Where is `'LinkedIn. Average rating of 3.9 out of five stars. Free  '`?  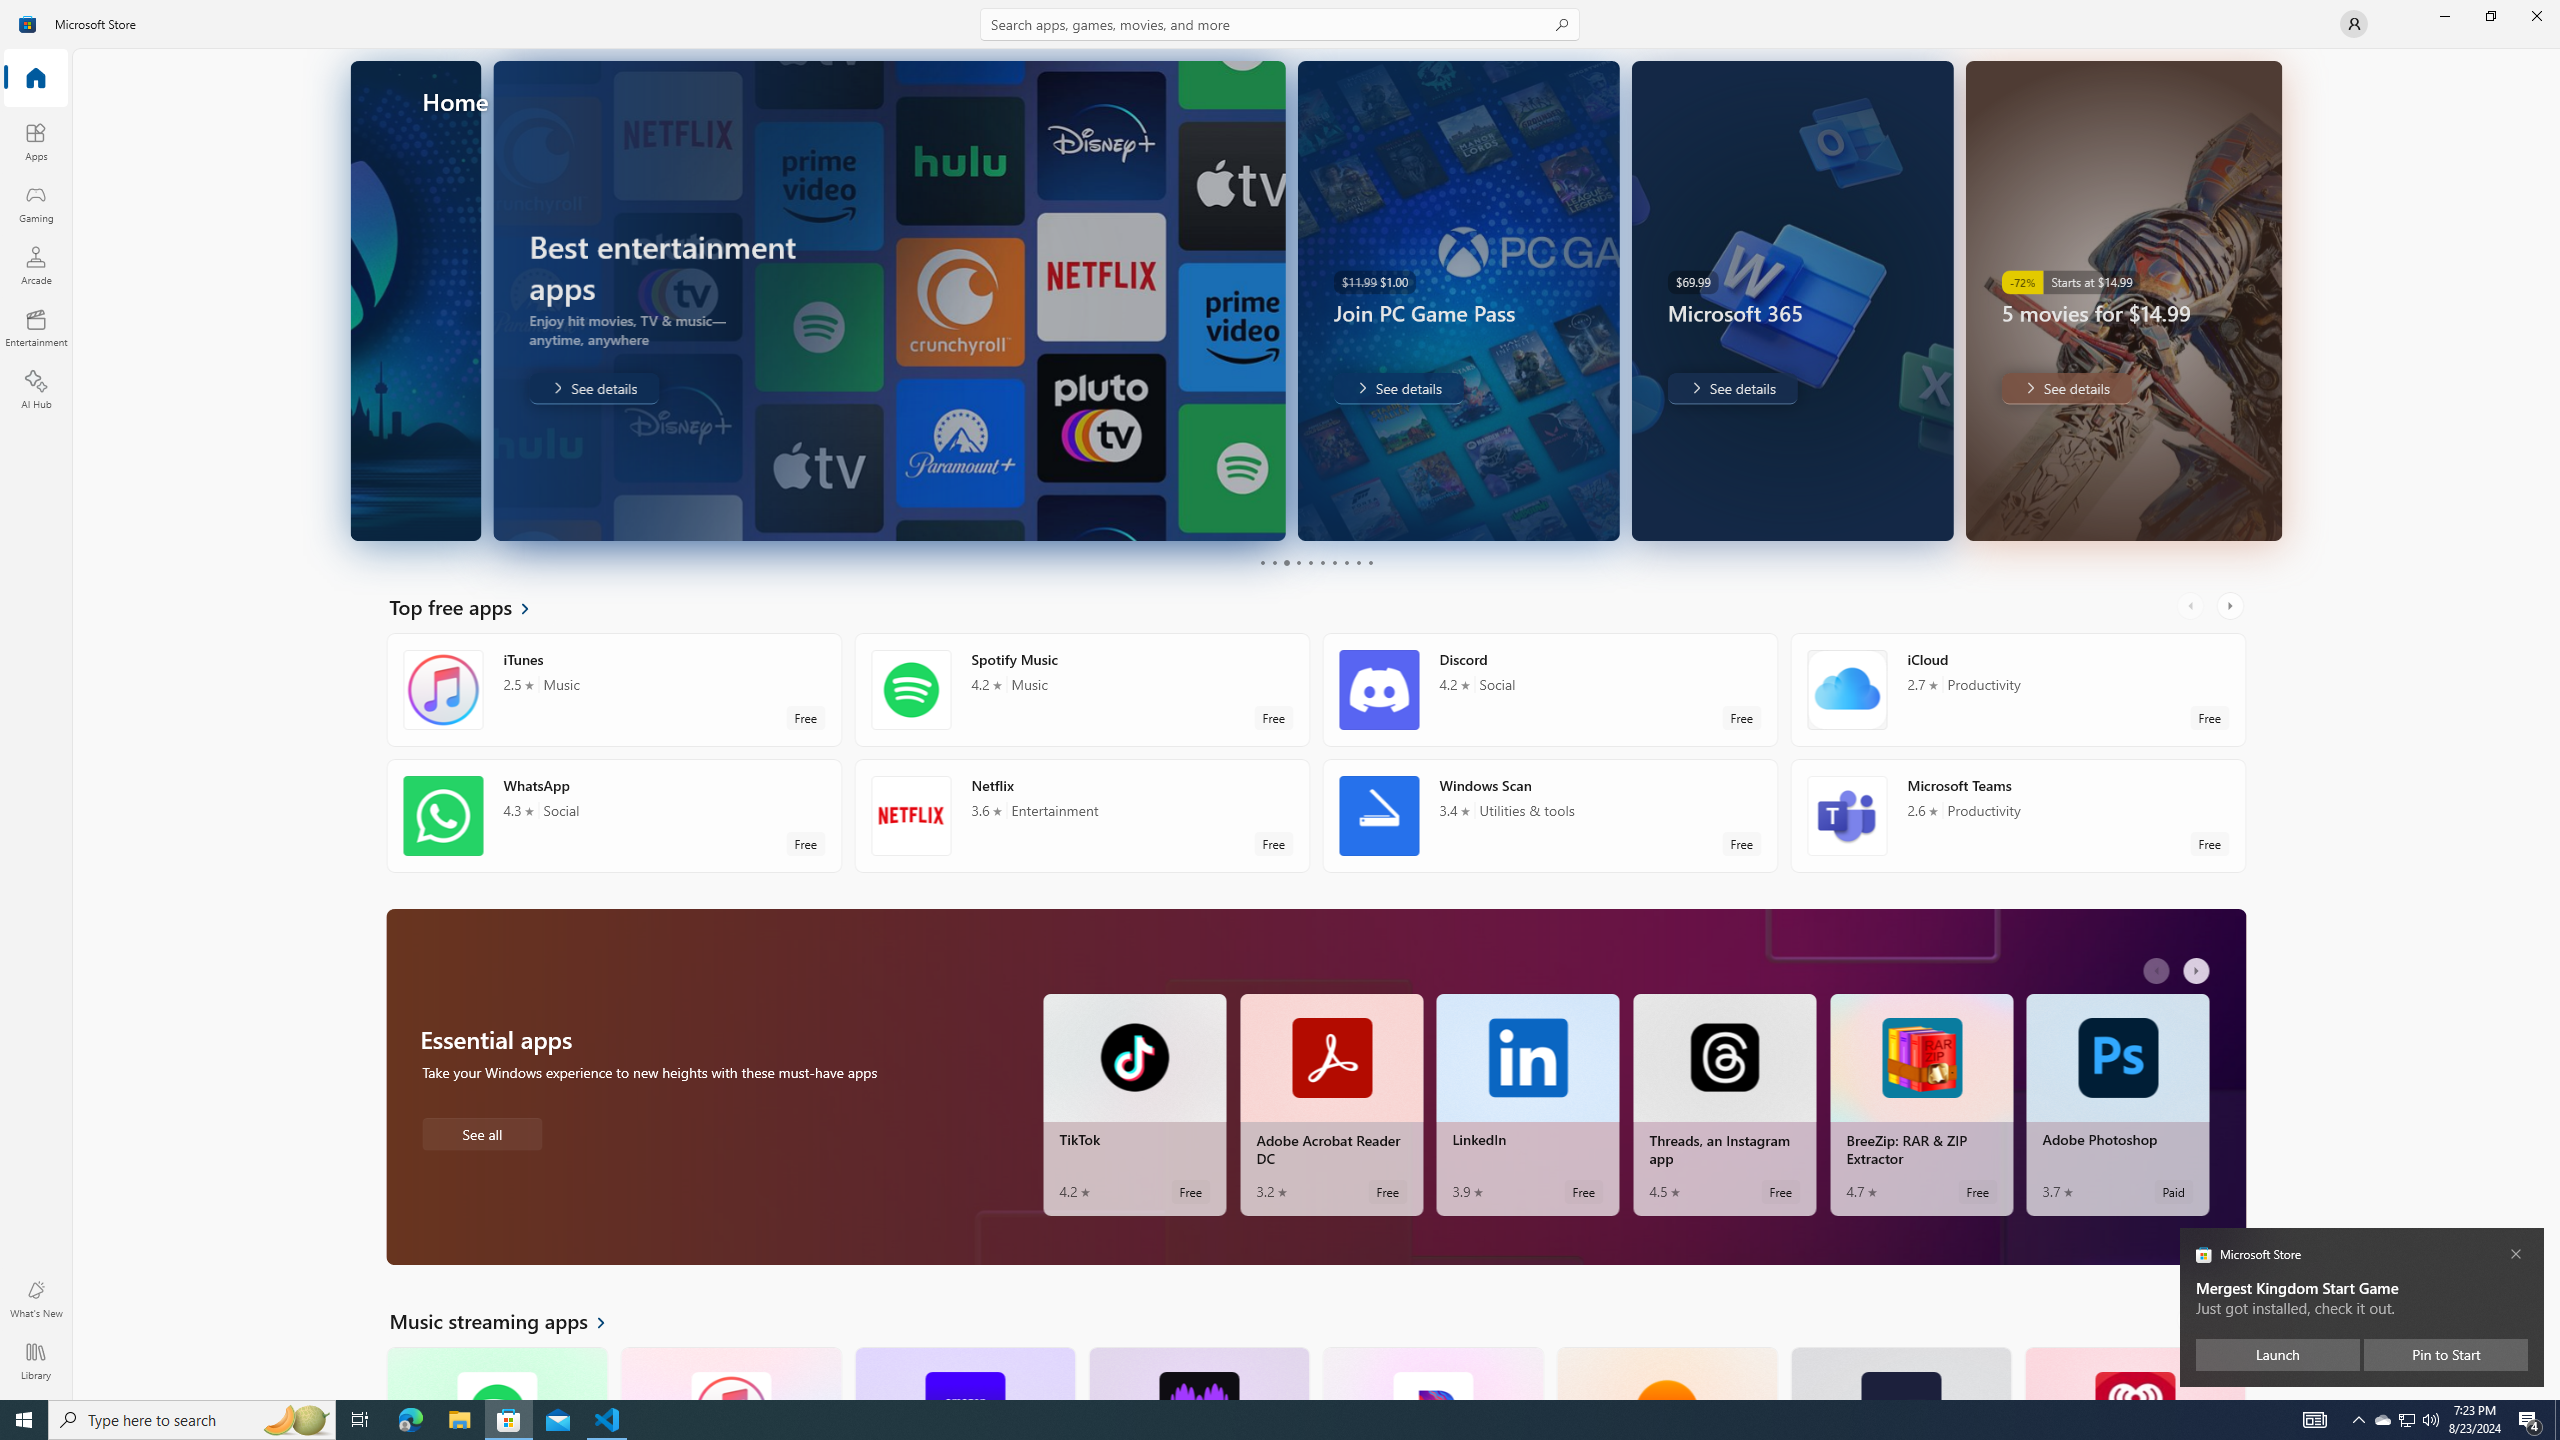
'LinkedIn. Average rating of 3.9 out of five stars. Free  ' is located at coordinates (1528, 1104).